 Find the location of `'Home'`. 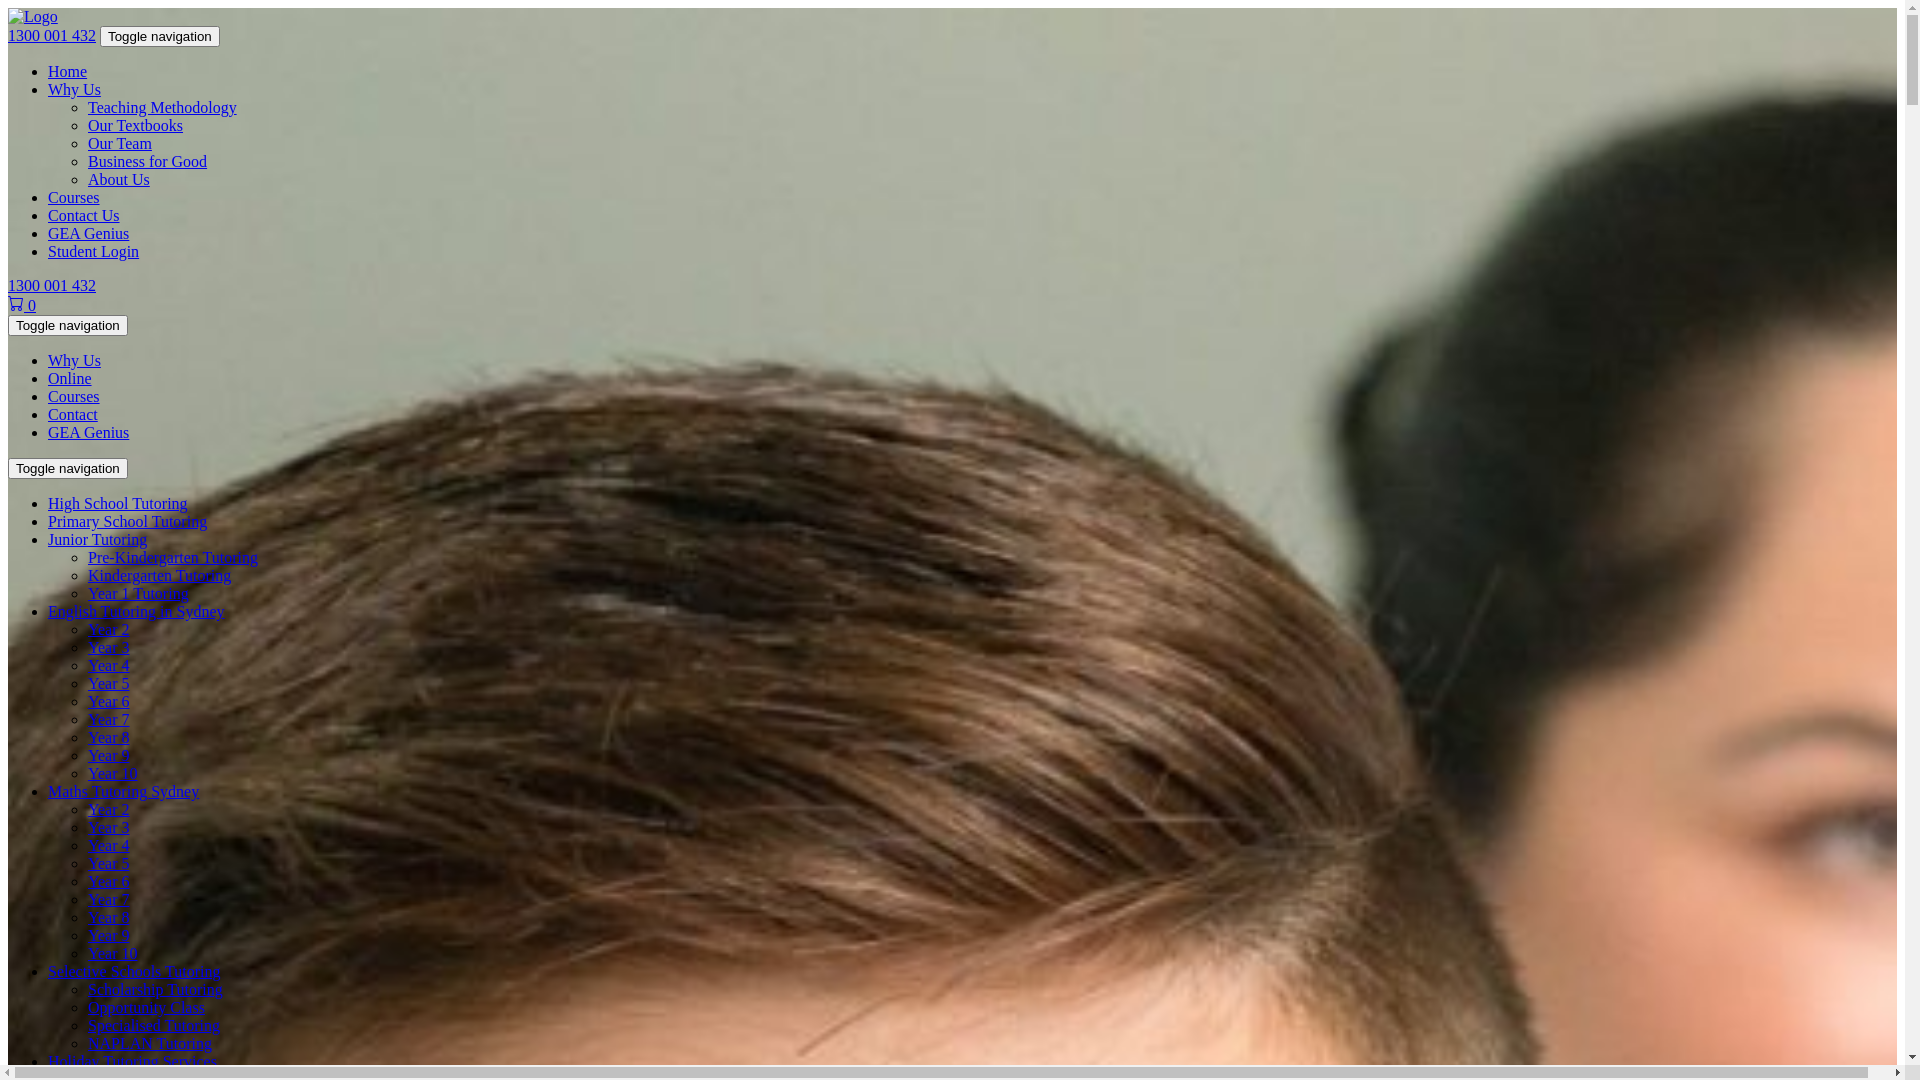

'Home' is located at coordinates (67, 70).